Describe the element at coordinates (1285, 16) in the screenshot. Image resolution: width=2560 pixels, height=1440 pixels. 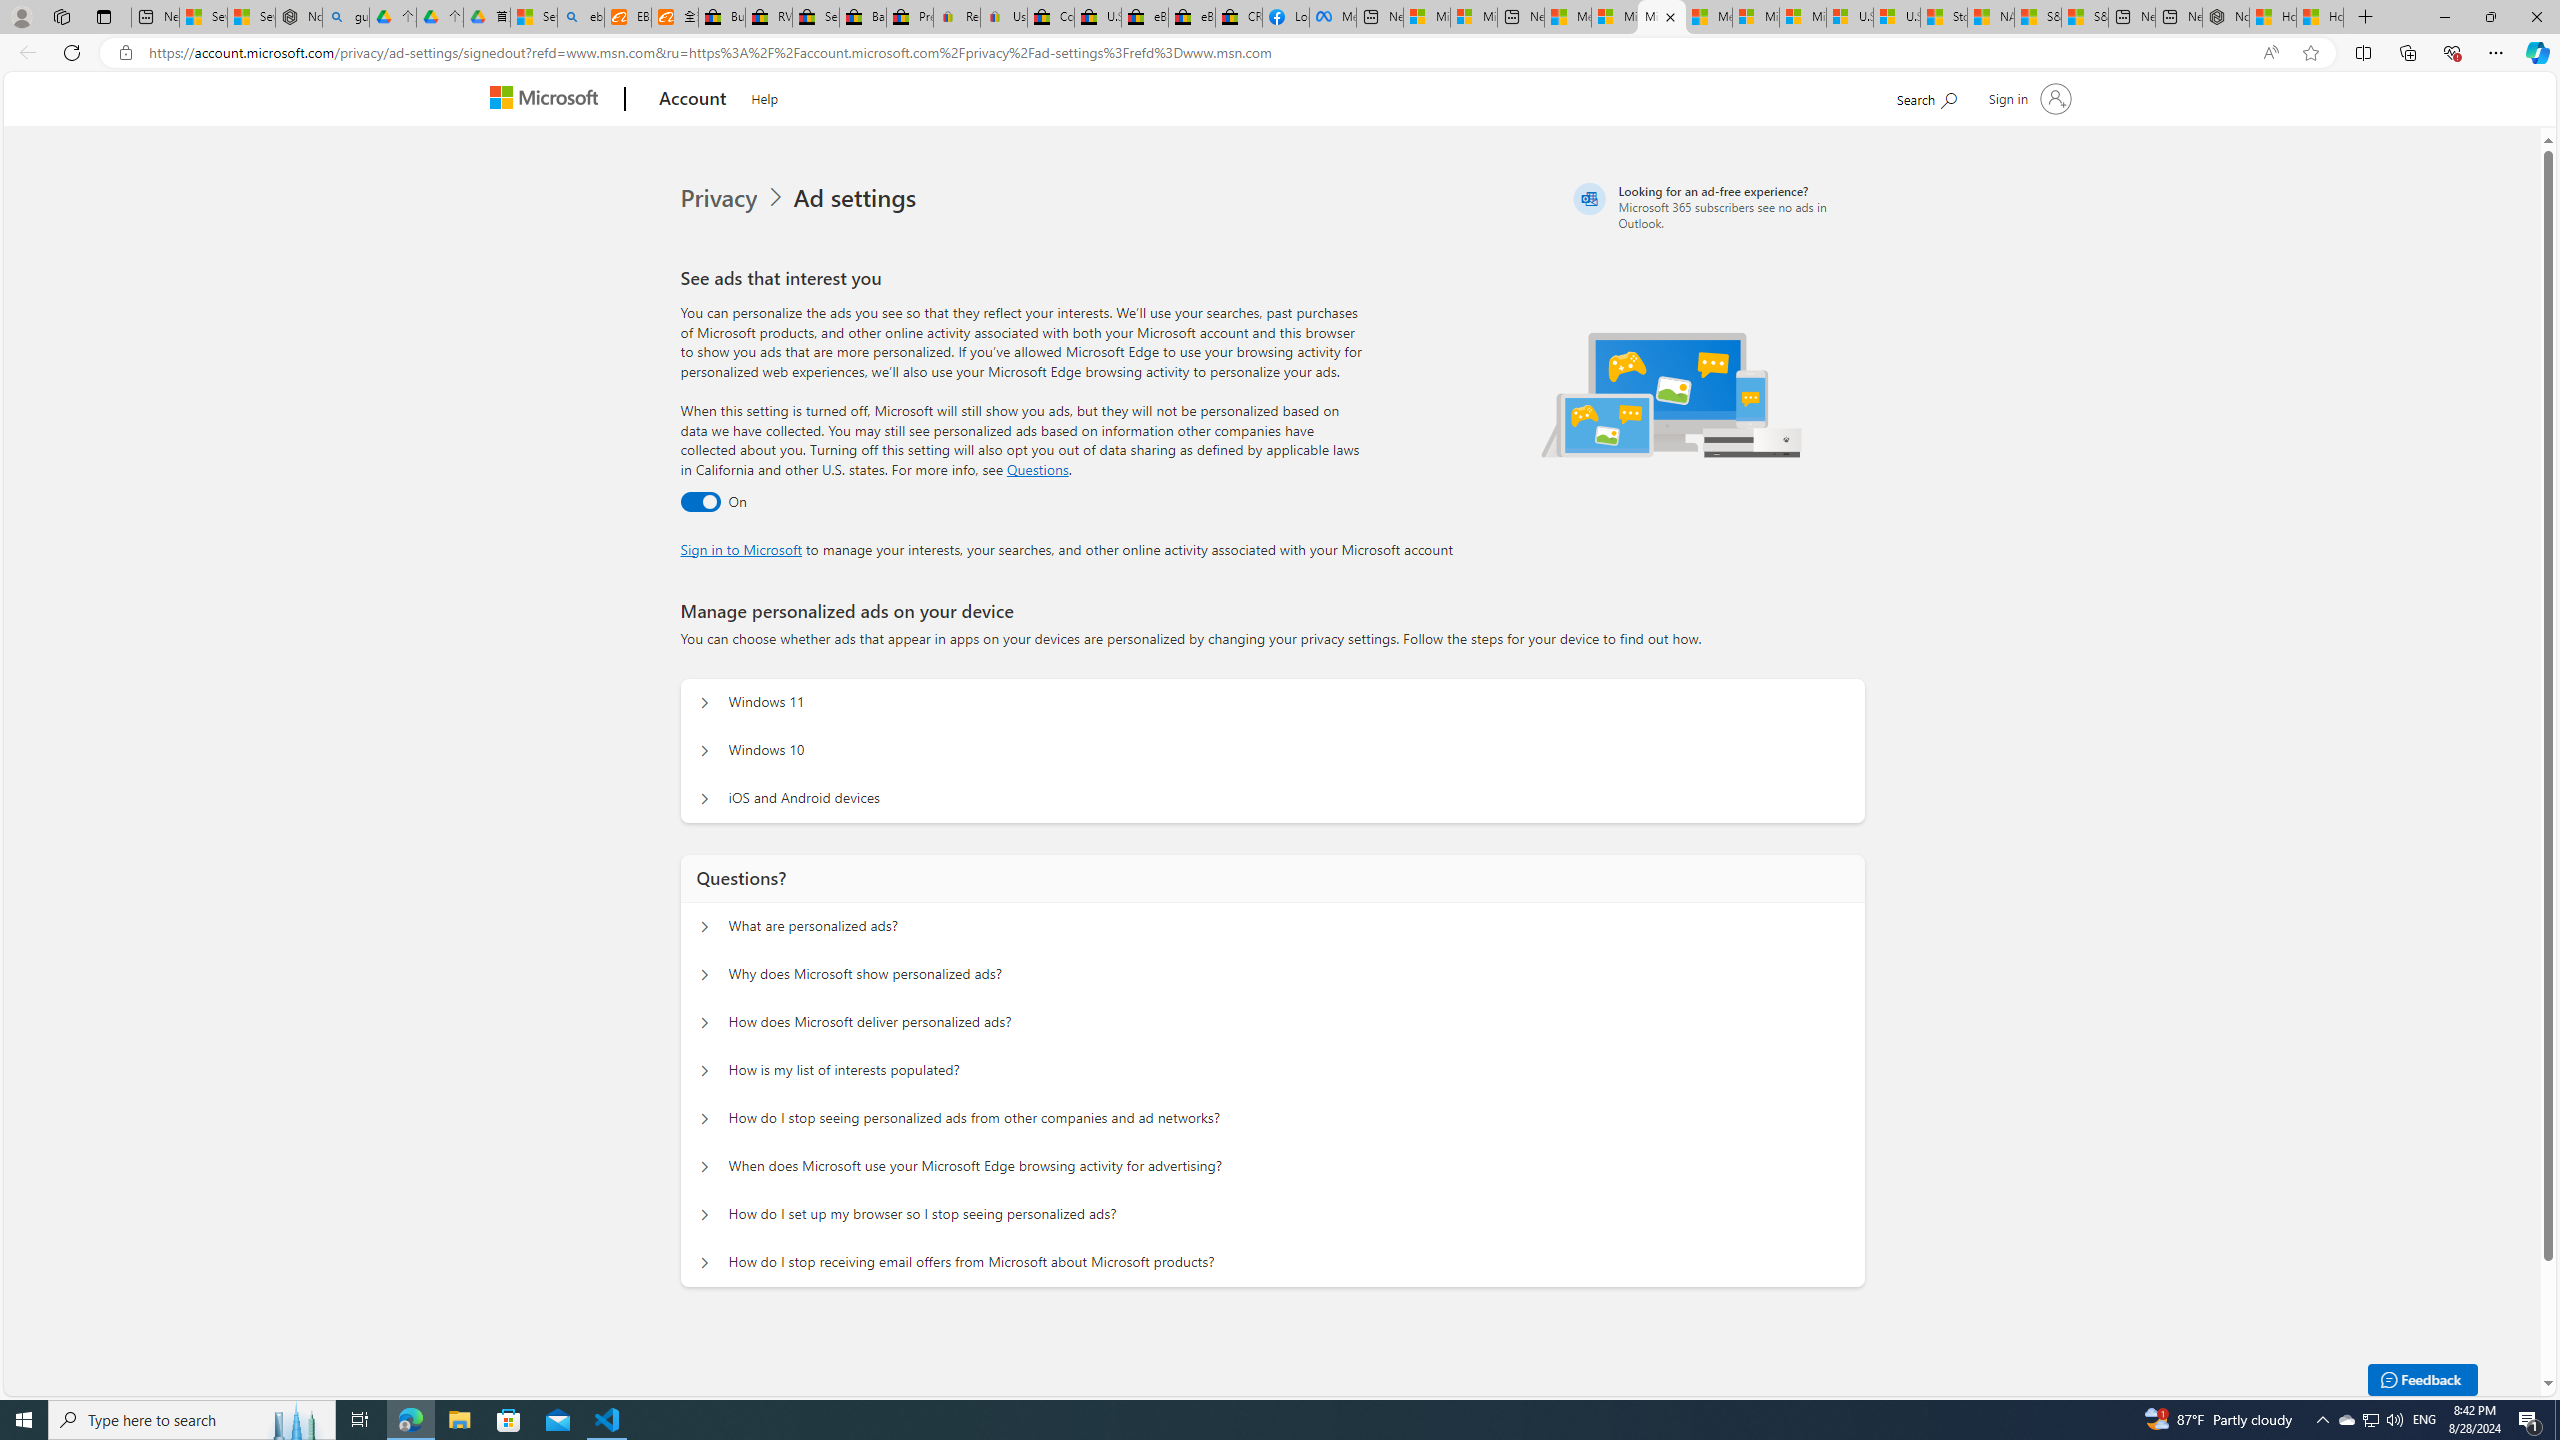
I see `'Log into Facebook'` at that location.